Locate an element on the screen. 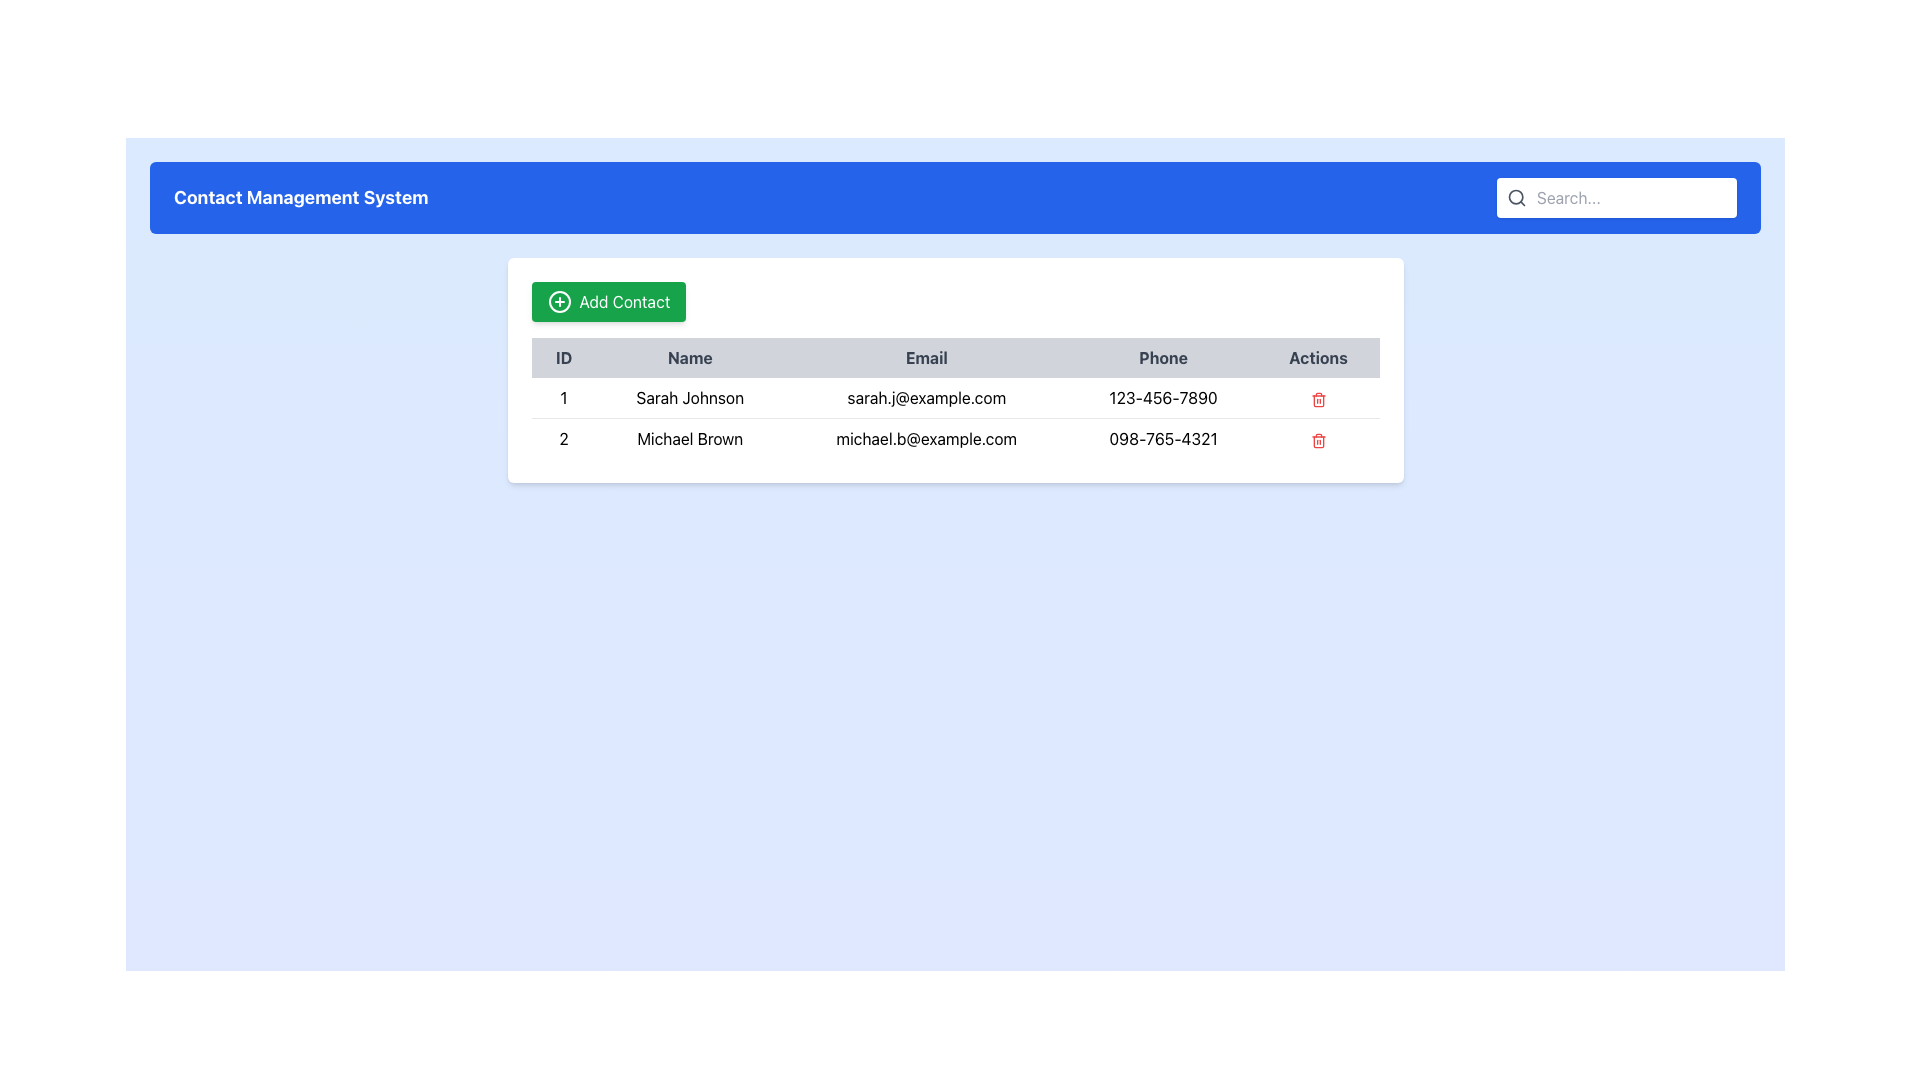  the button located in the card section at the top-left corner to initiate adding a new contact is located at coordinates (607, 301).